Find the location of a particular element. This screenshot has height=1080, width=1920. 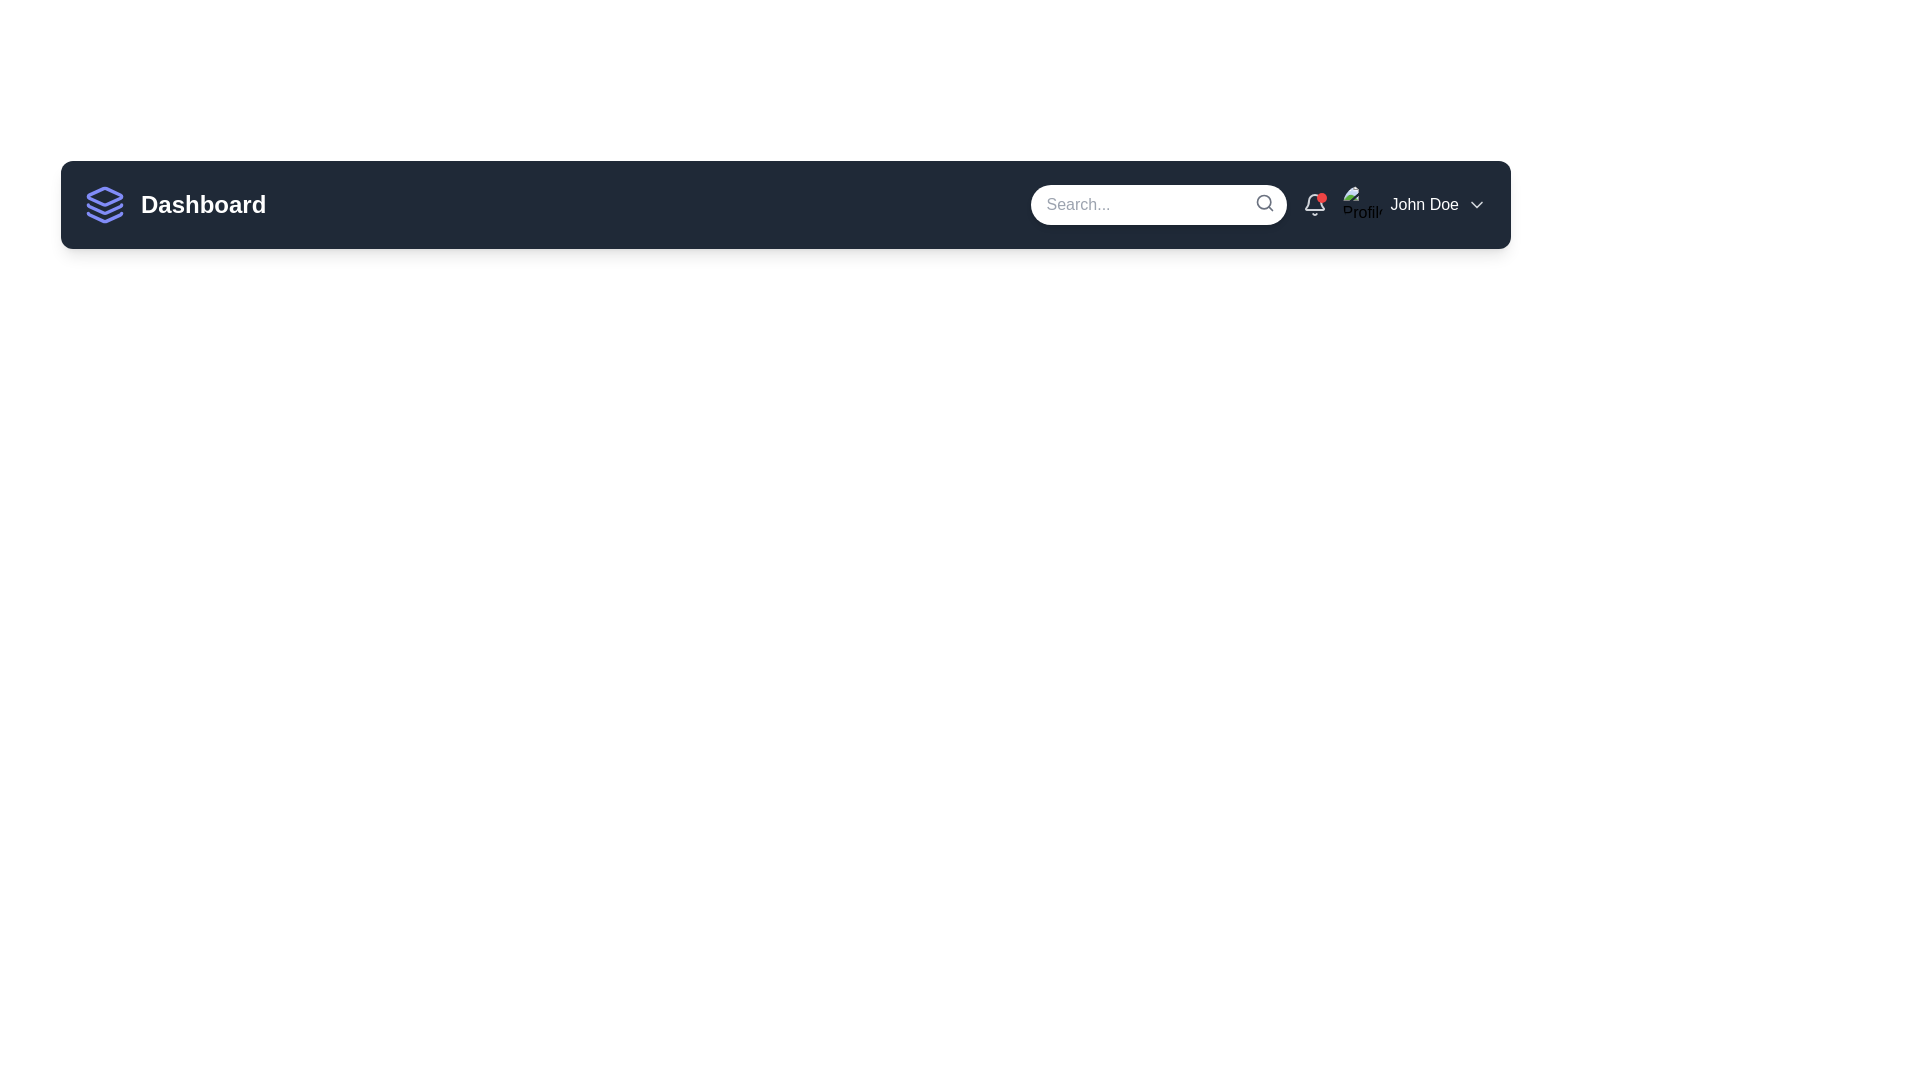

the circular graphic representation of the magnifier lens located near the search input box on the navigation bar is located at coordinates (1262, 202).